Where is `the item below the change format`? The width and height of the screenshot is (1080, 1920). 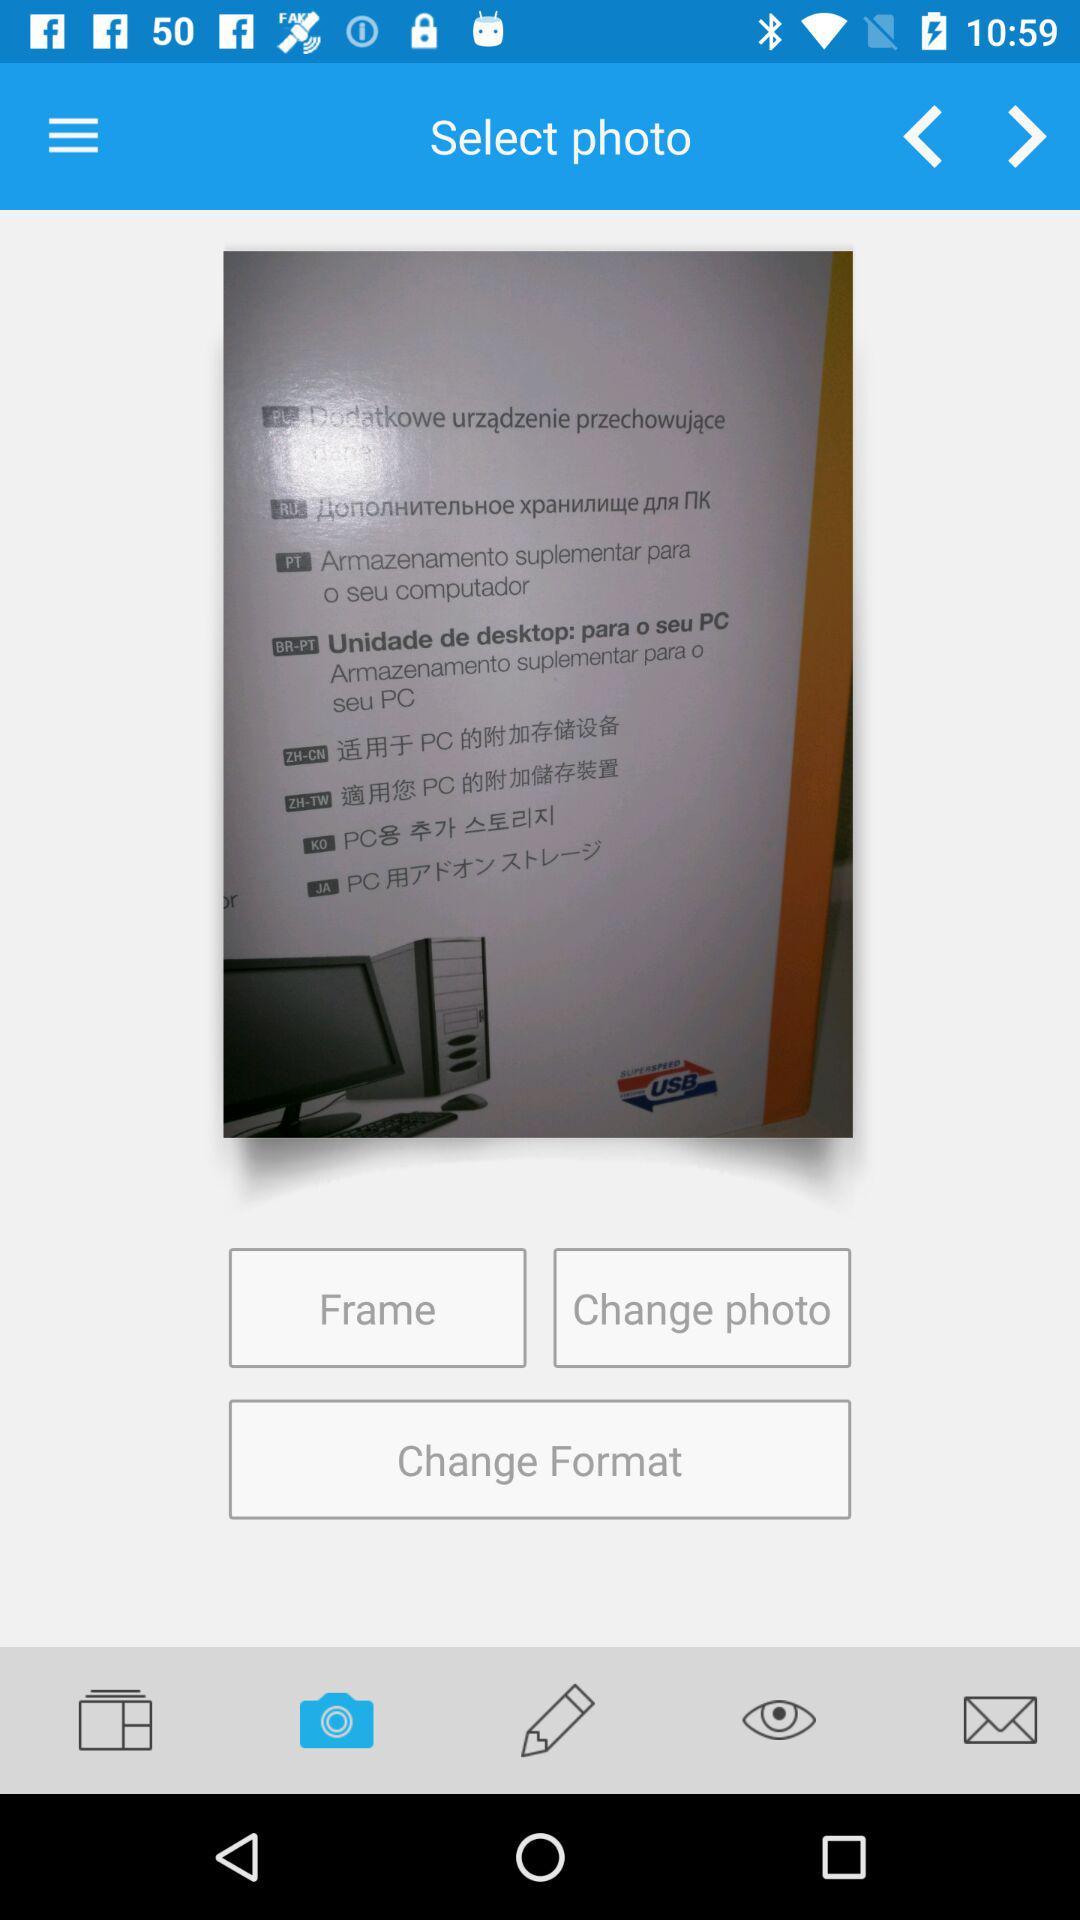
the item below the change format is located at coordinates (558, 1719).